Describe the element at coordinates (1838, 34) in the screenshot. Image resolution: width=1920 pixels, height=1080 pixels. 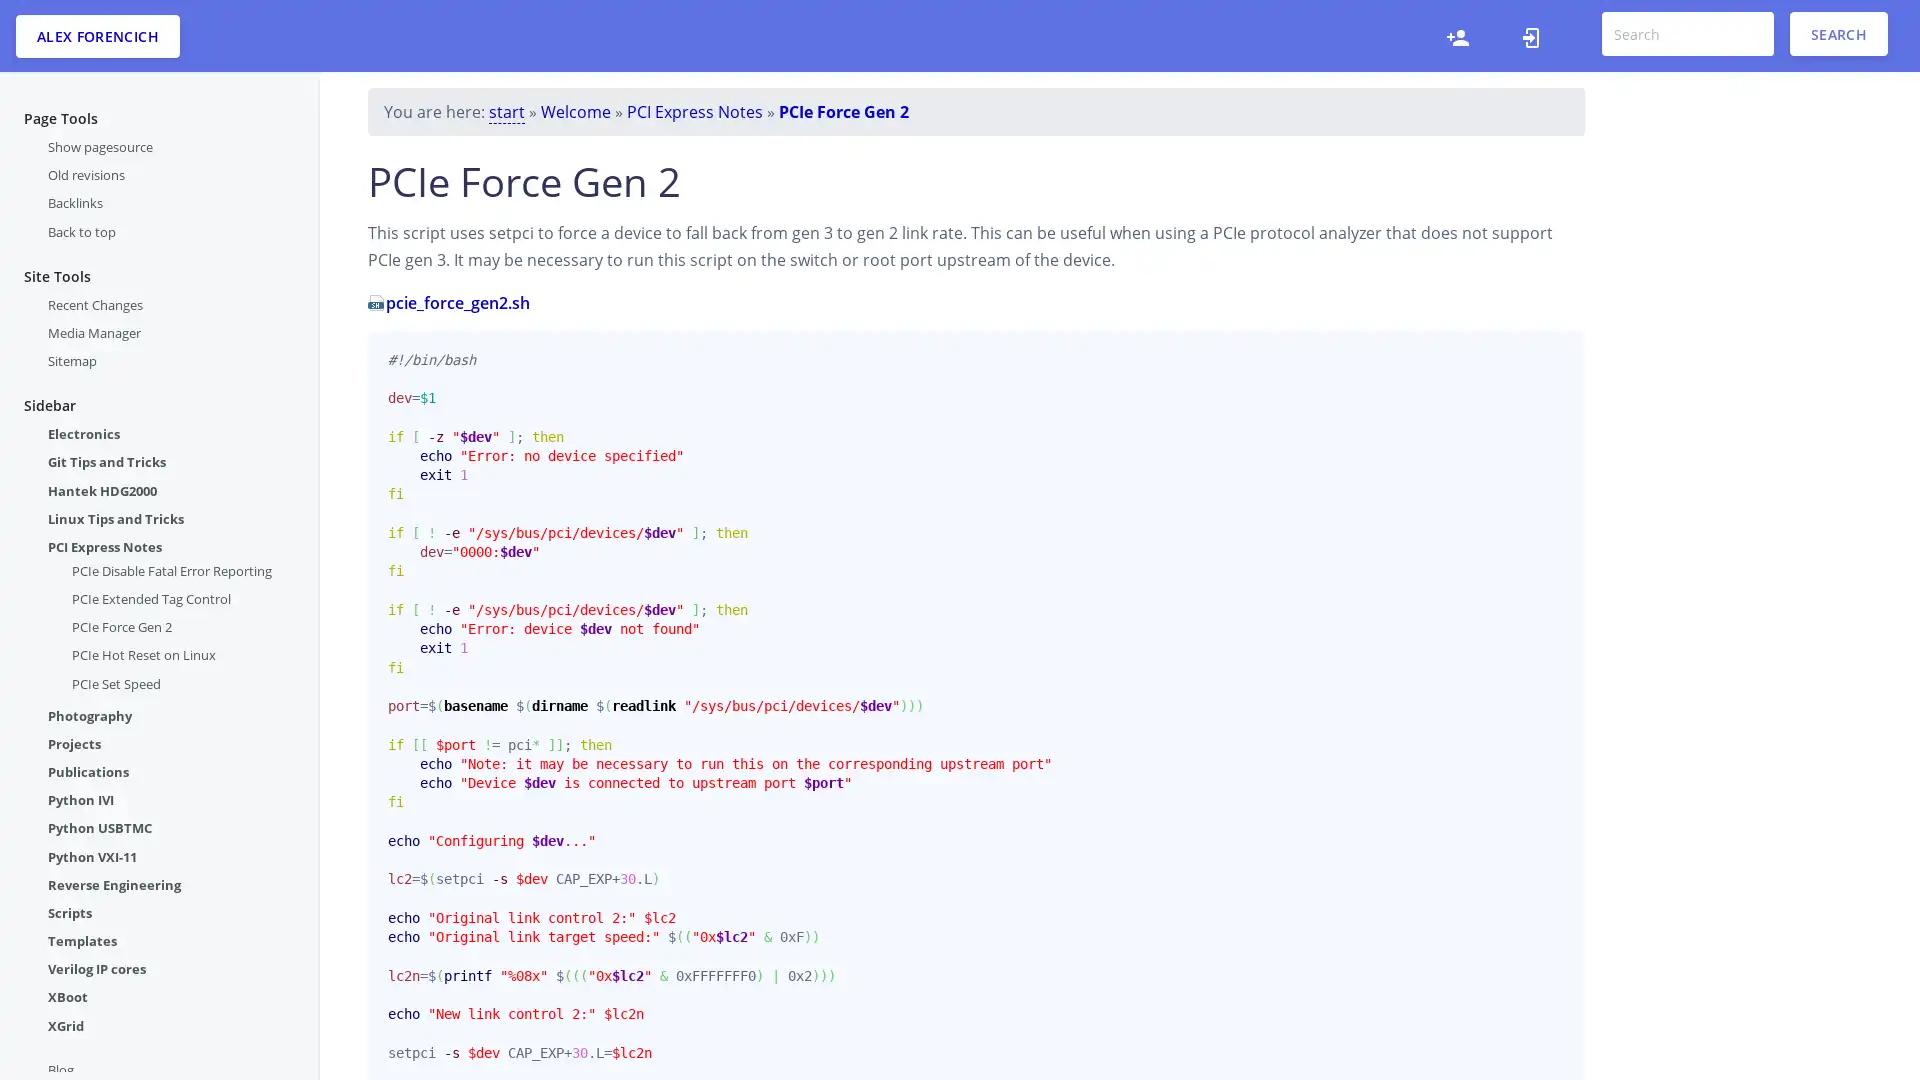
I see `SEARCH` at that location.